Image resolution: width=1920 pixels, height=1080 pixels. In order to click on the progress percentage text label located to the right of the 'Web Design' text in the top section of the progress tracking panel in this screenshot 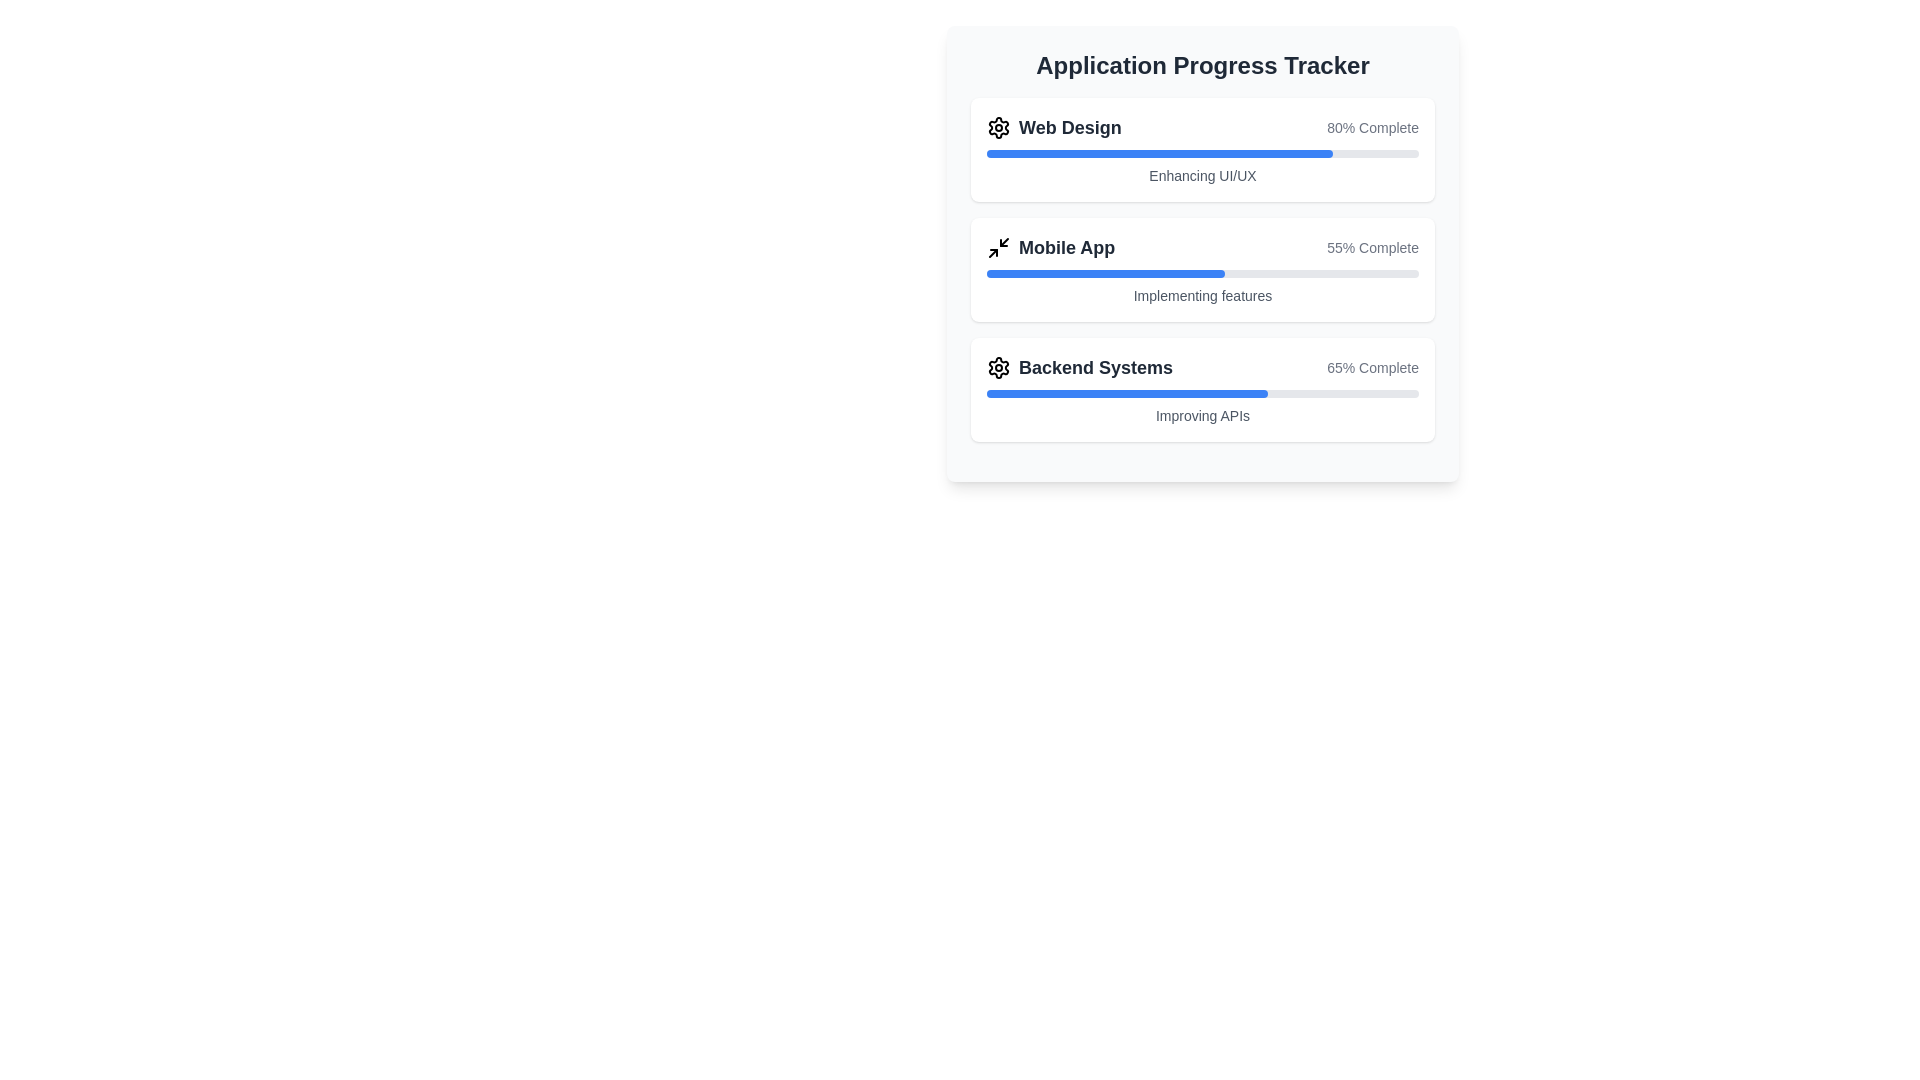, I will do `click(1371, 127)`.